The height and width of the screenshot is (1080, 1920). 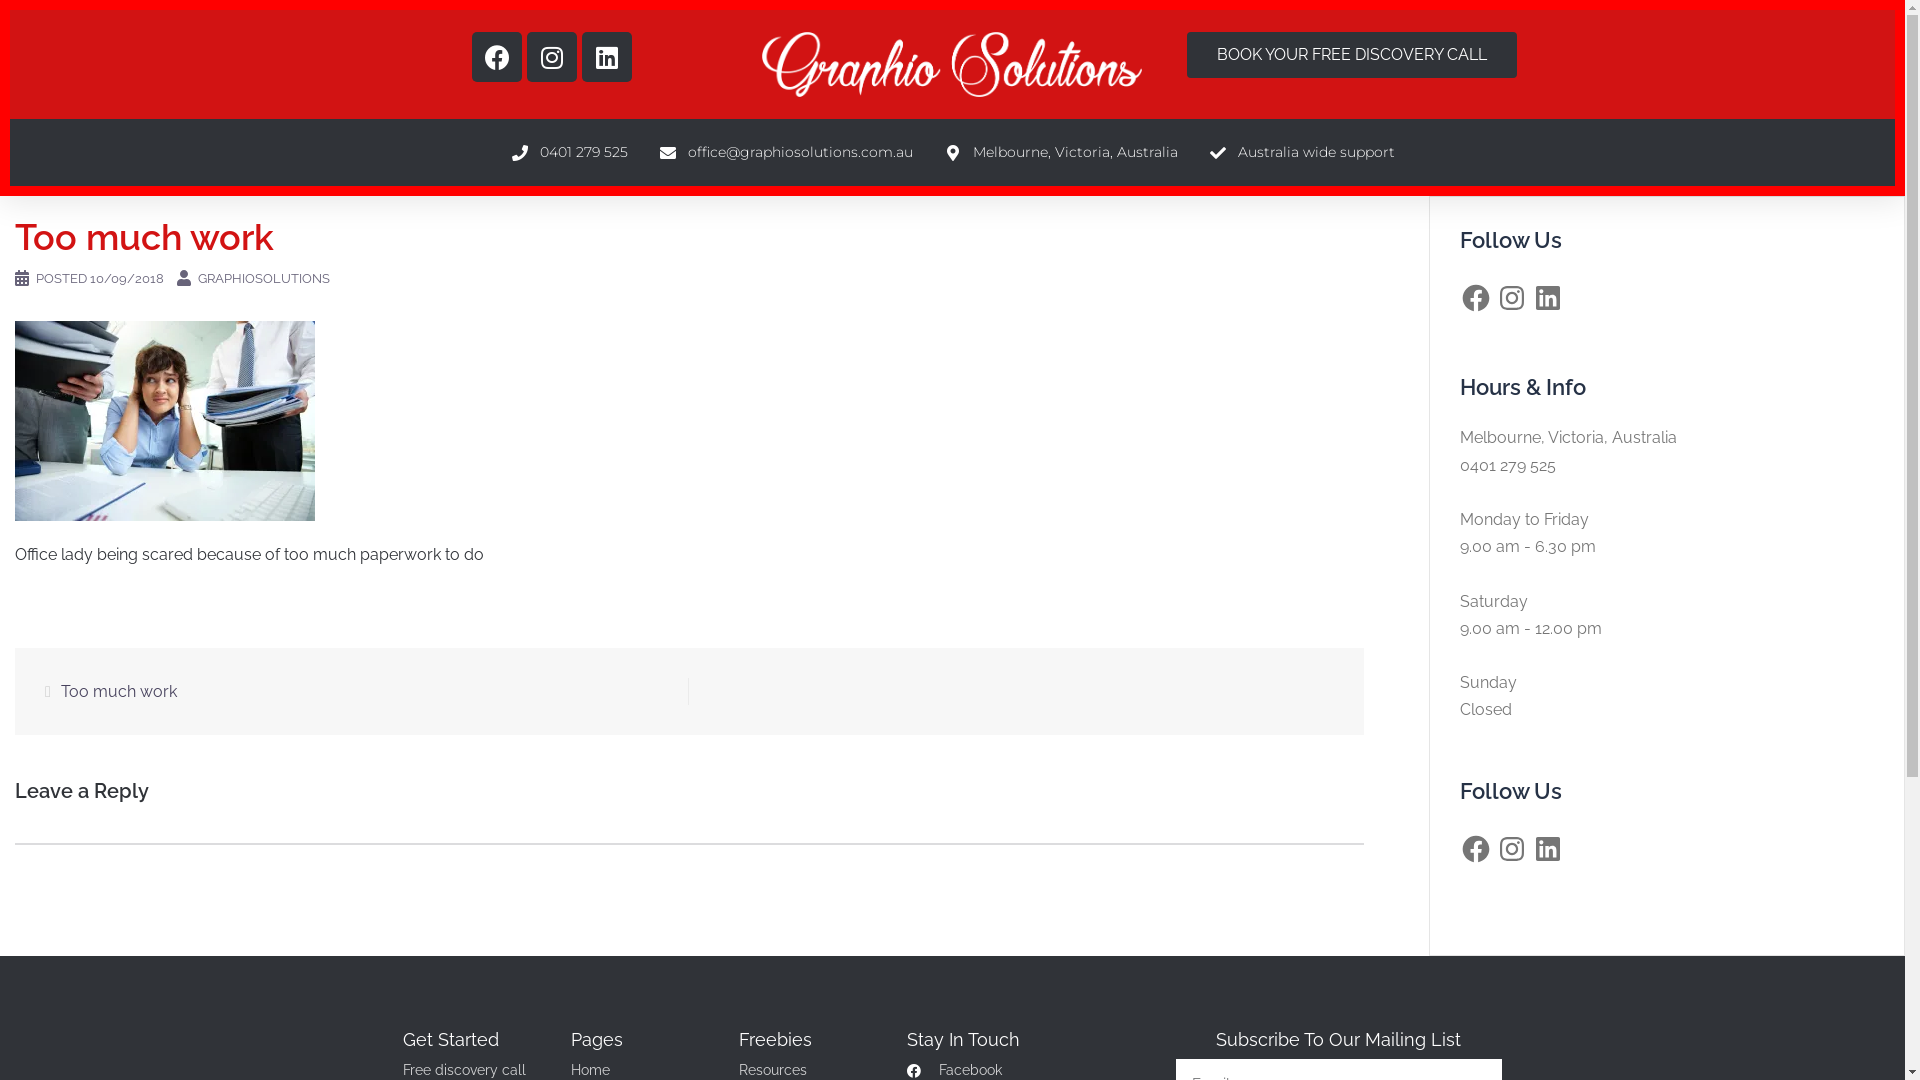 What do you see at coordinates (784, 152) in the screenshot?
I see `'office@graphiosolutions.com.au'` at bounding box center [784, 152].